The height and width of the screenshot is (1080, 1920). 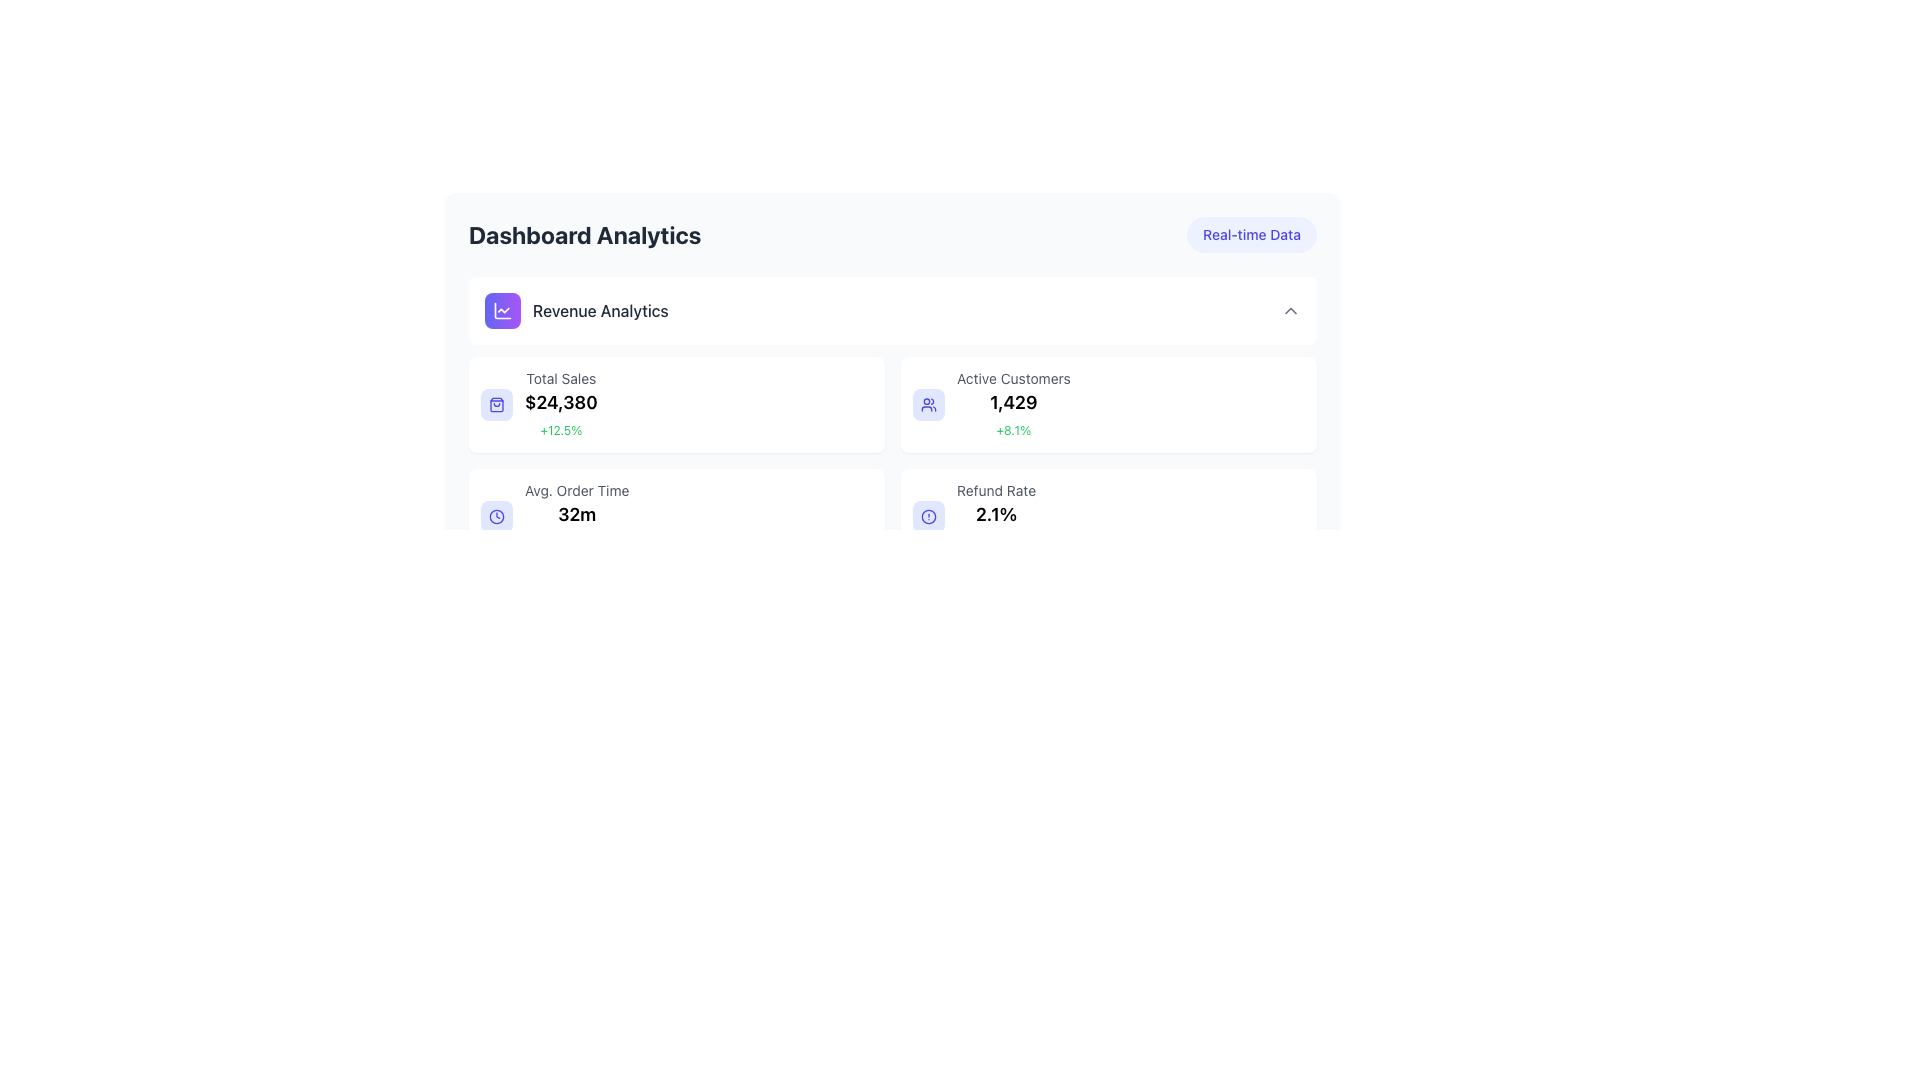 What do you see at coordinates (576, 514) in the screenshot?
I see `the Text Display Element that shows the average order time of 32 minutes, located in the 'Avg. Order Time' subsection of the dashboard` at bounding box center [576, 514].